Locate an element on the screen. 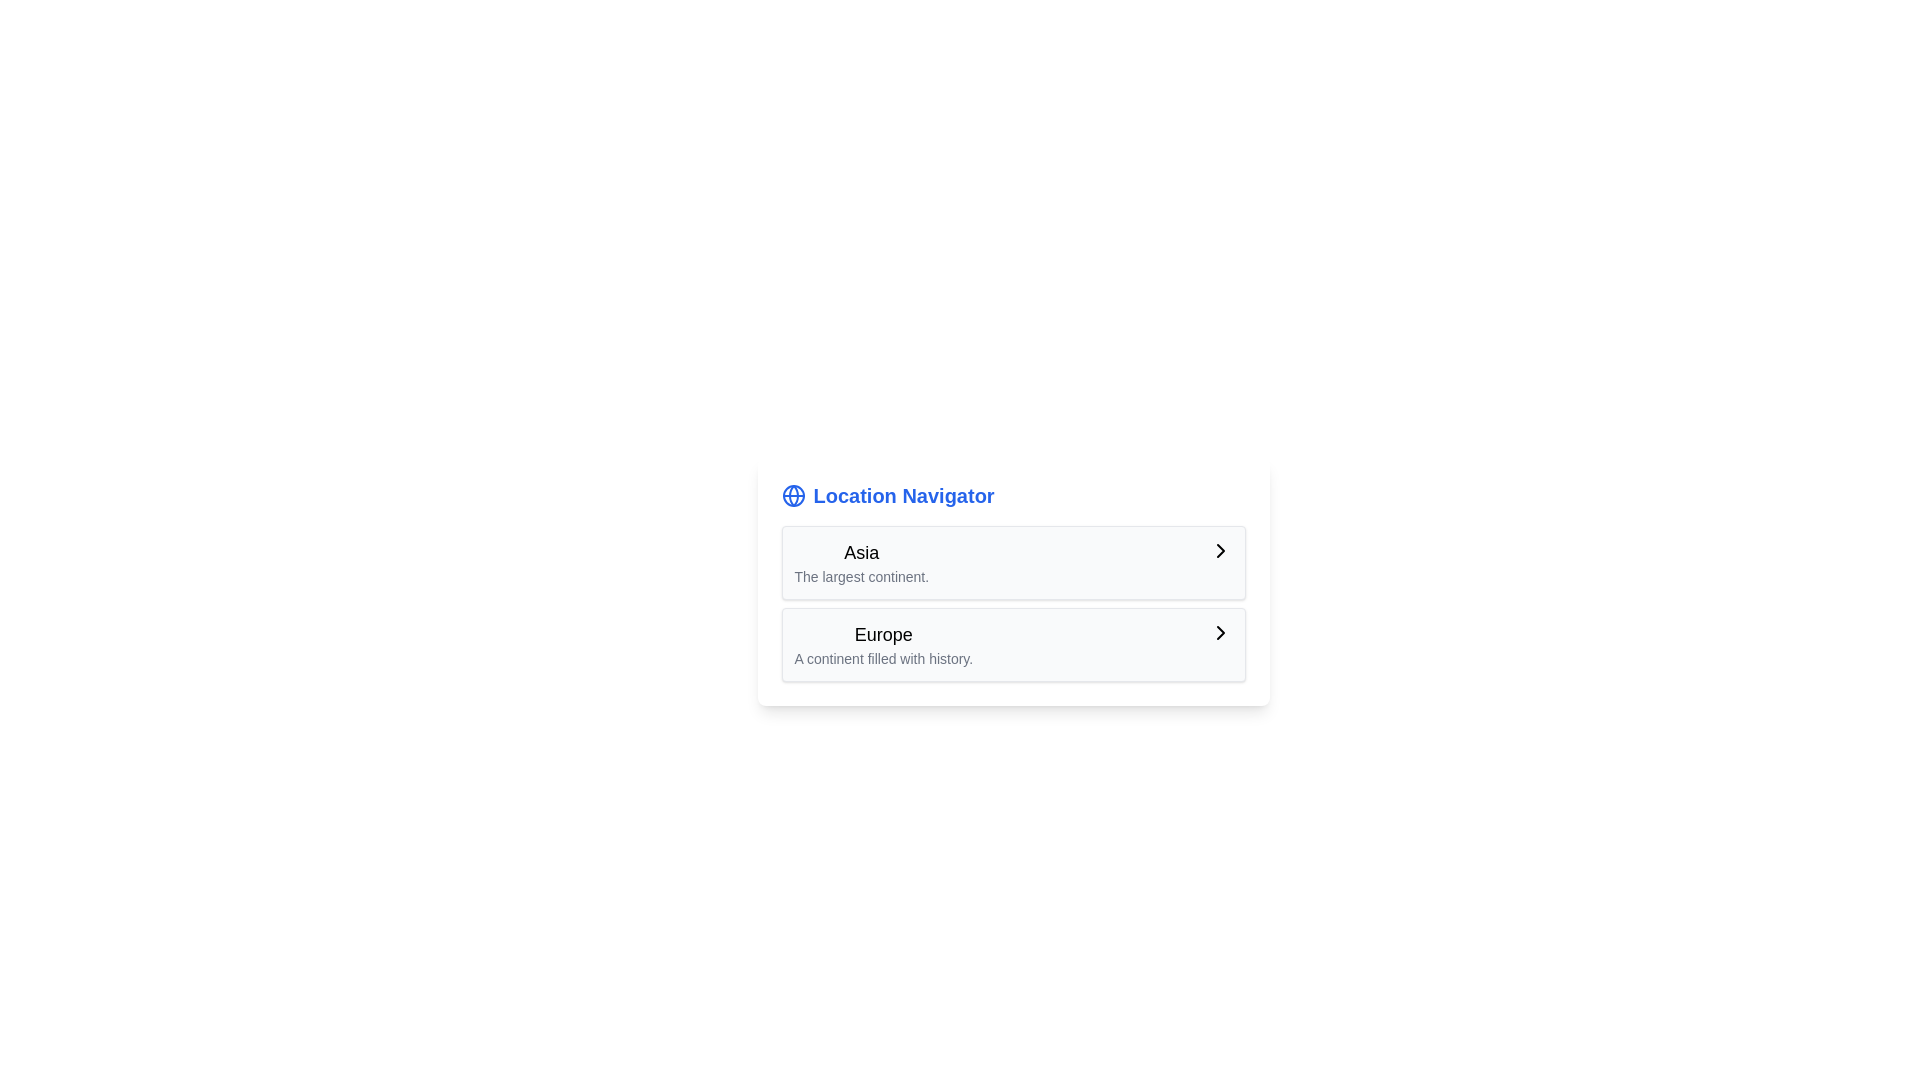 This screenshot has height=1080, width=1920. the chevron icon in the 'Asia' section of the 'Location Navigator' interface is located at coordinates (1219, 551).